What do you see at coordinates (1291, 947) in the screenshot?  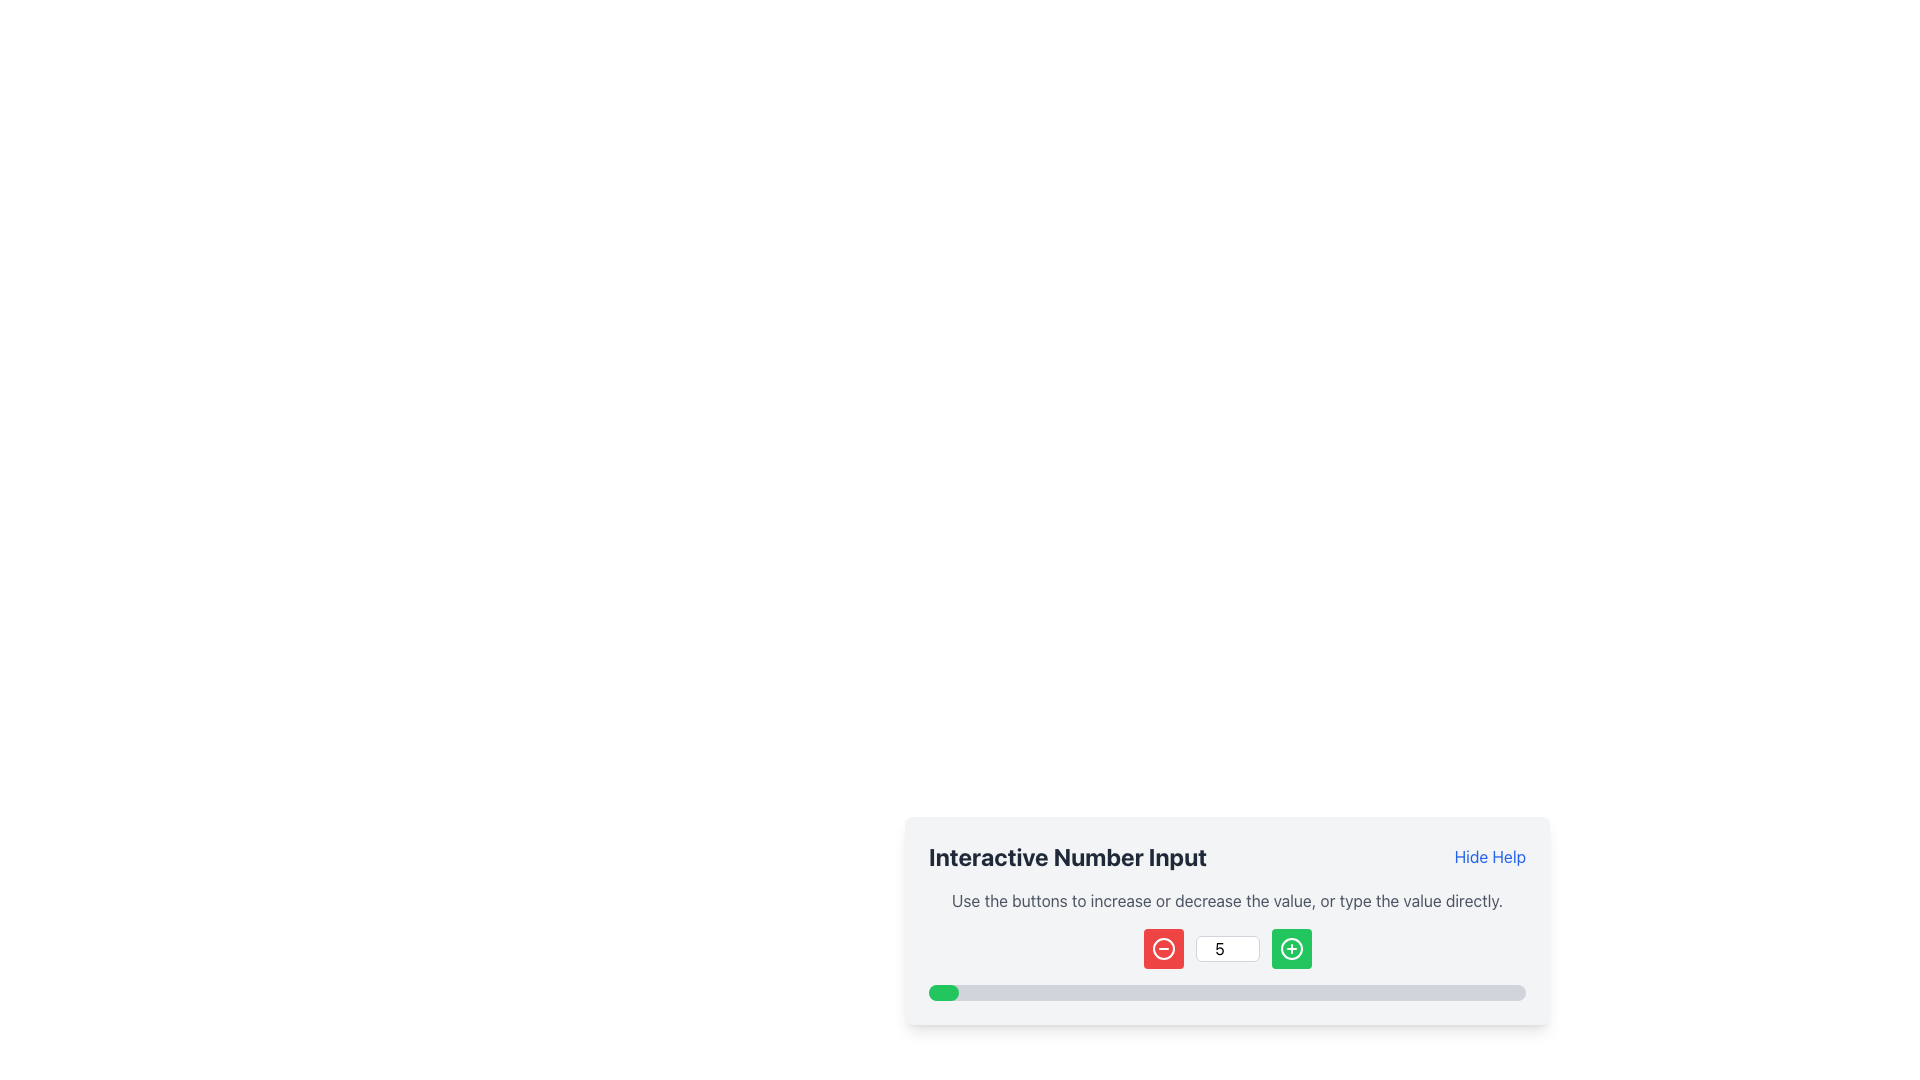 I see `the circular green button with a white plus symbol located at the bottom-right of the interactive number input section` at bounding box center [1291, 947].